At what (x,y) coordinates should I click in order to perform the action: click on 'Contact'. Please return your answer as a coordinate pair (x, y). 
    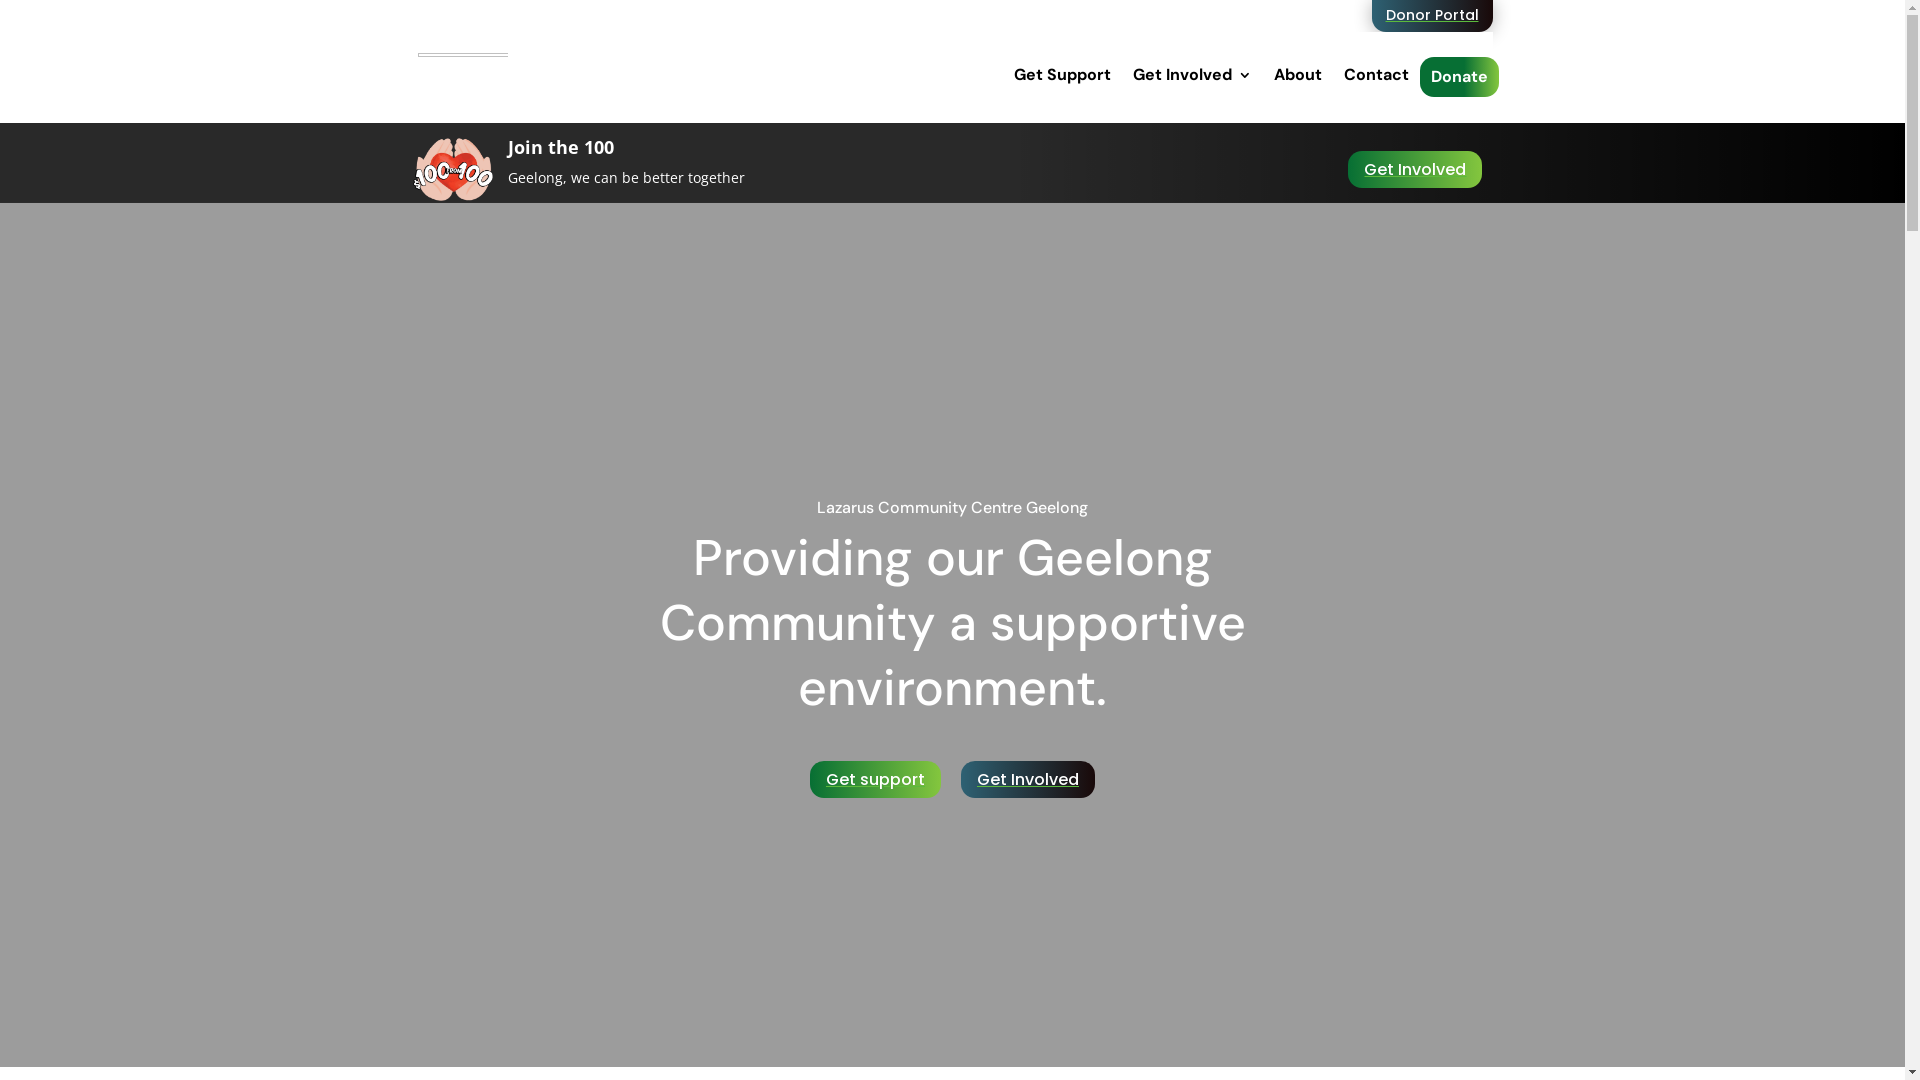
    Looking at the image, I should click on (1375, 73).